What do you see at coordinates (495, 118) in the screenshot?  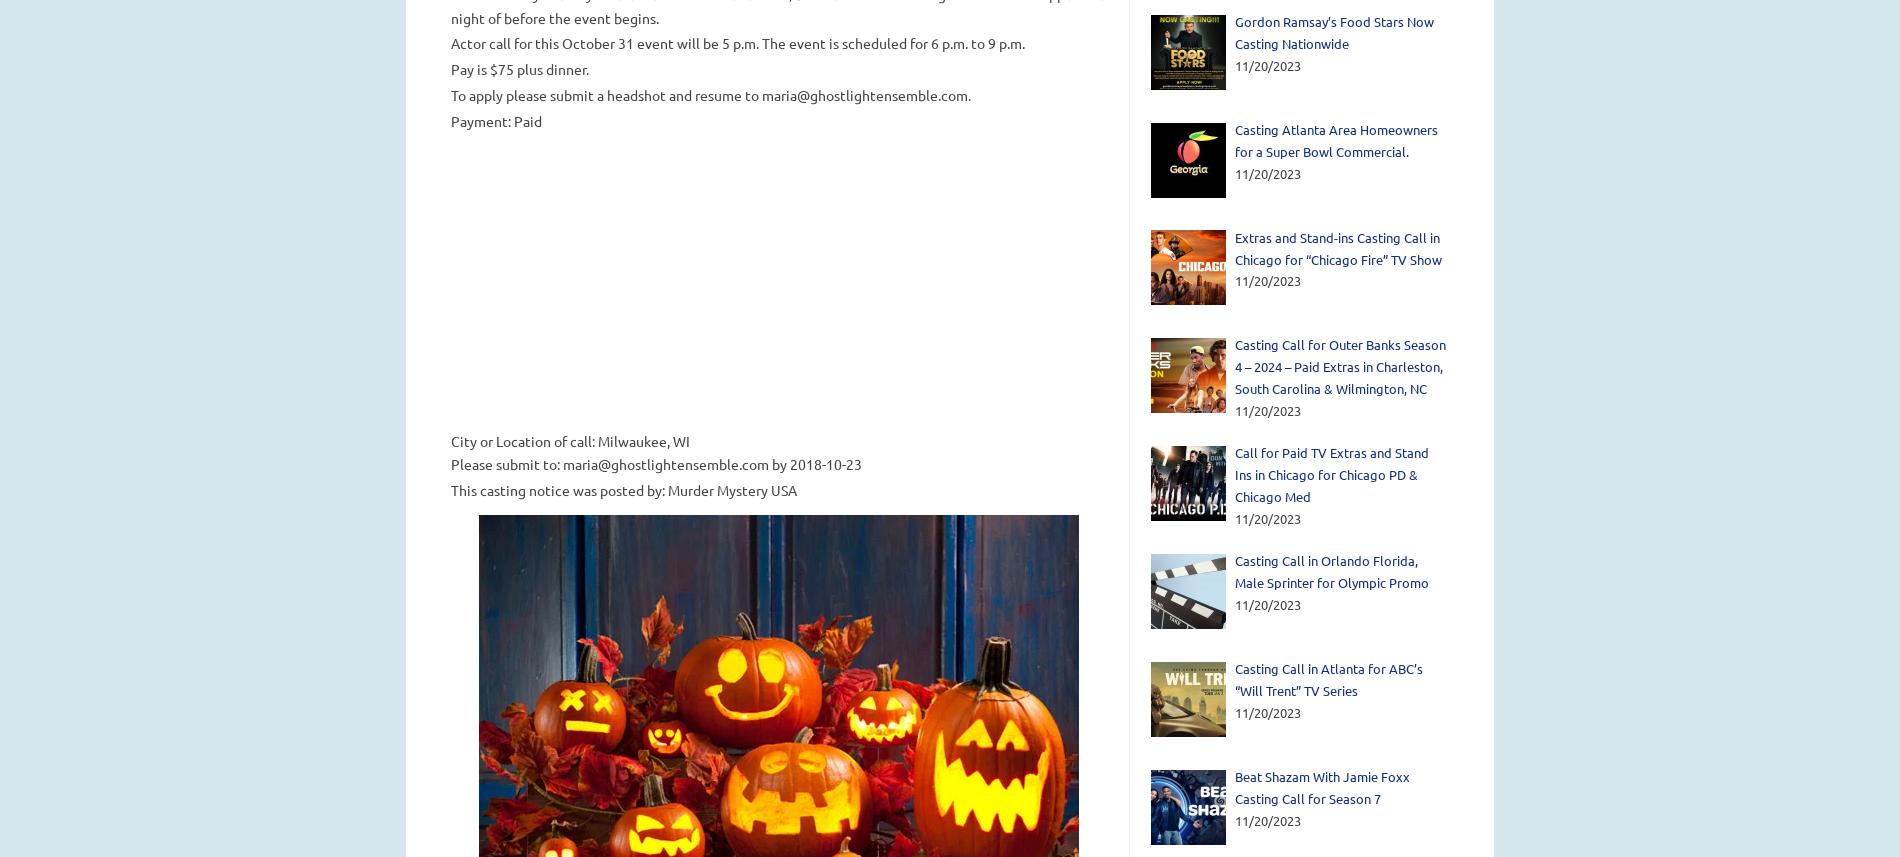 I see `'Payment: Paid'` at bounding box center [495, 118].